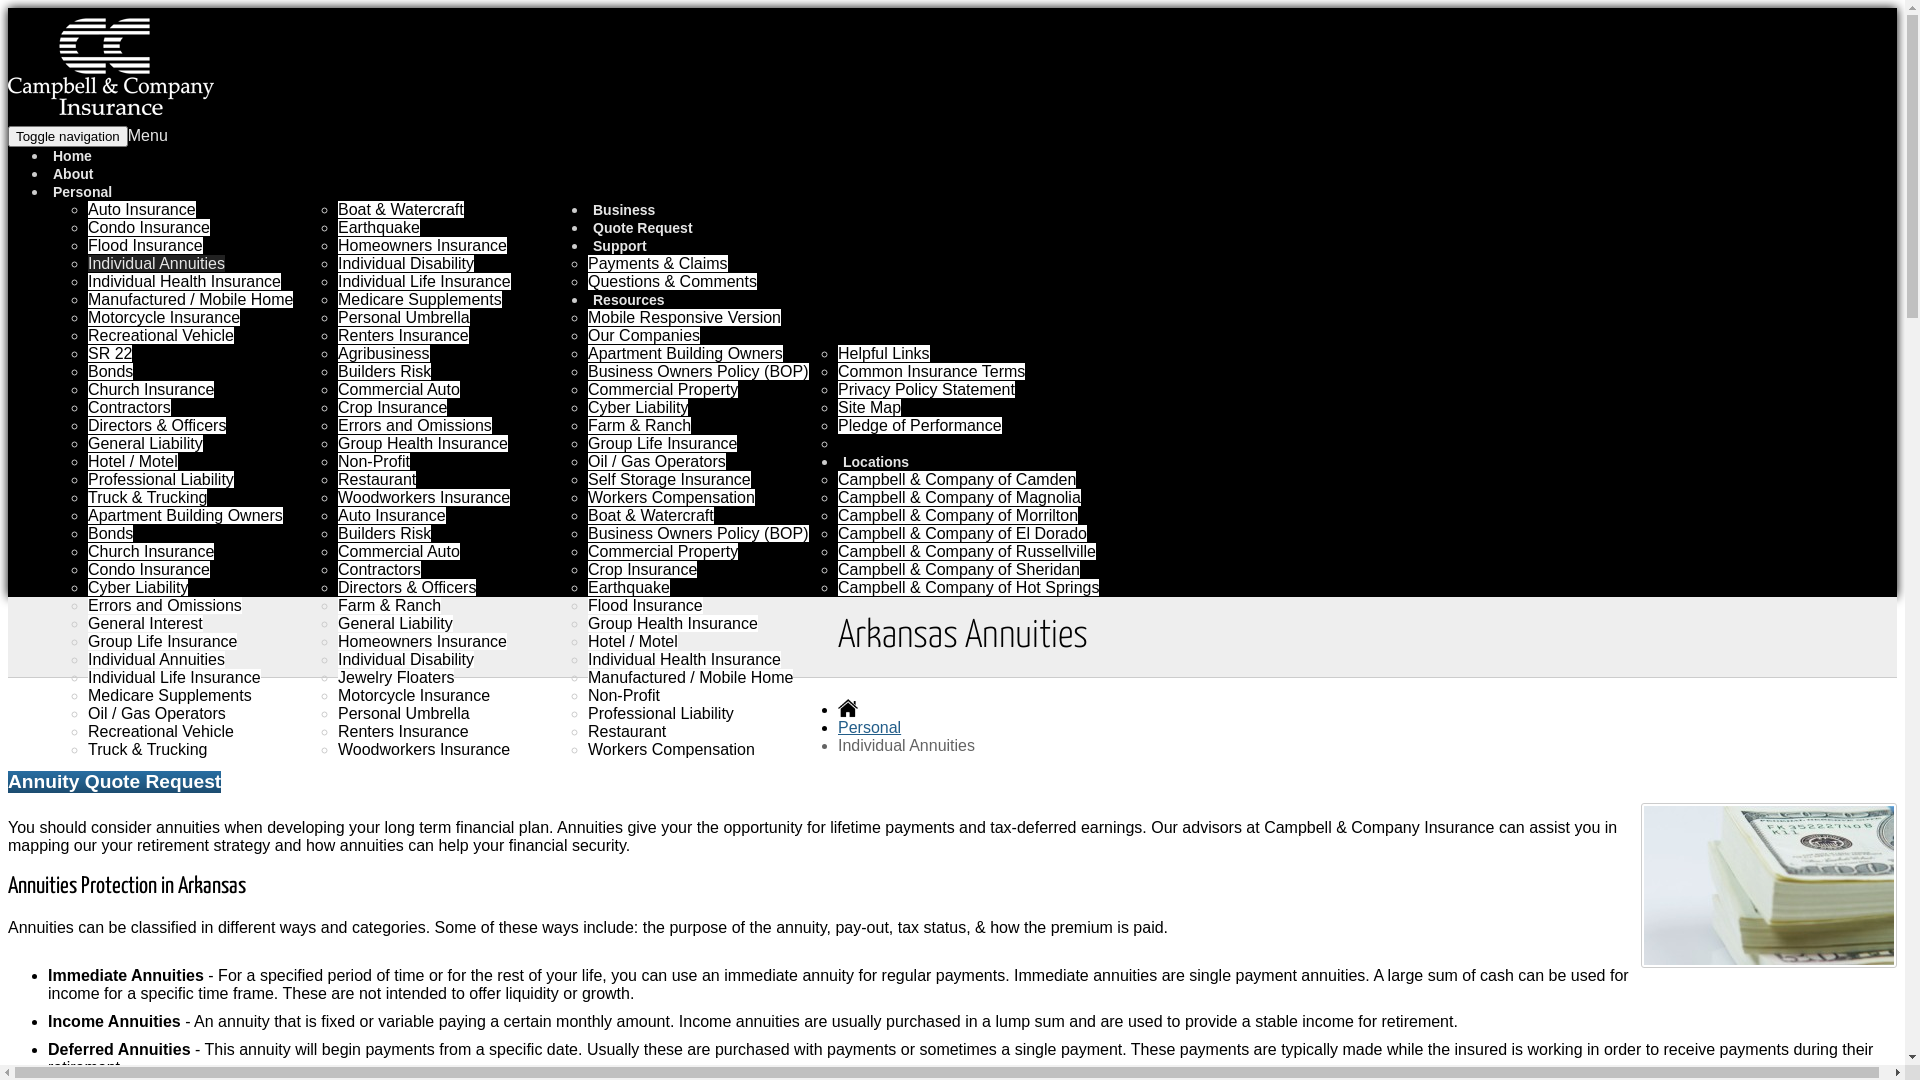 This screenshot has height=1080, width=1920. I want to click on 'Commercial Property', so click(662, 551).